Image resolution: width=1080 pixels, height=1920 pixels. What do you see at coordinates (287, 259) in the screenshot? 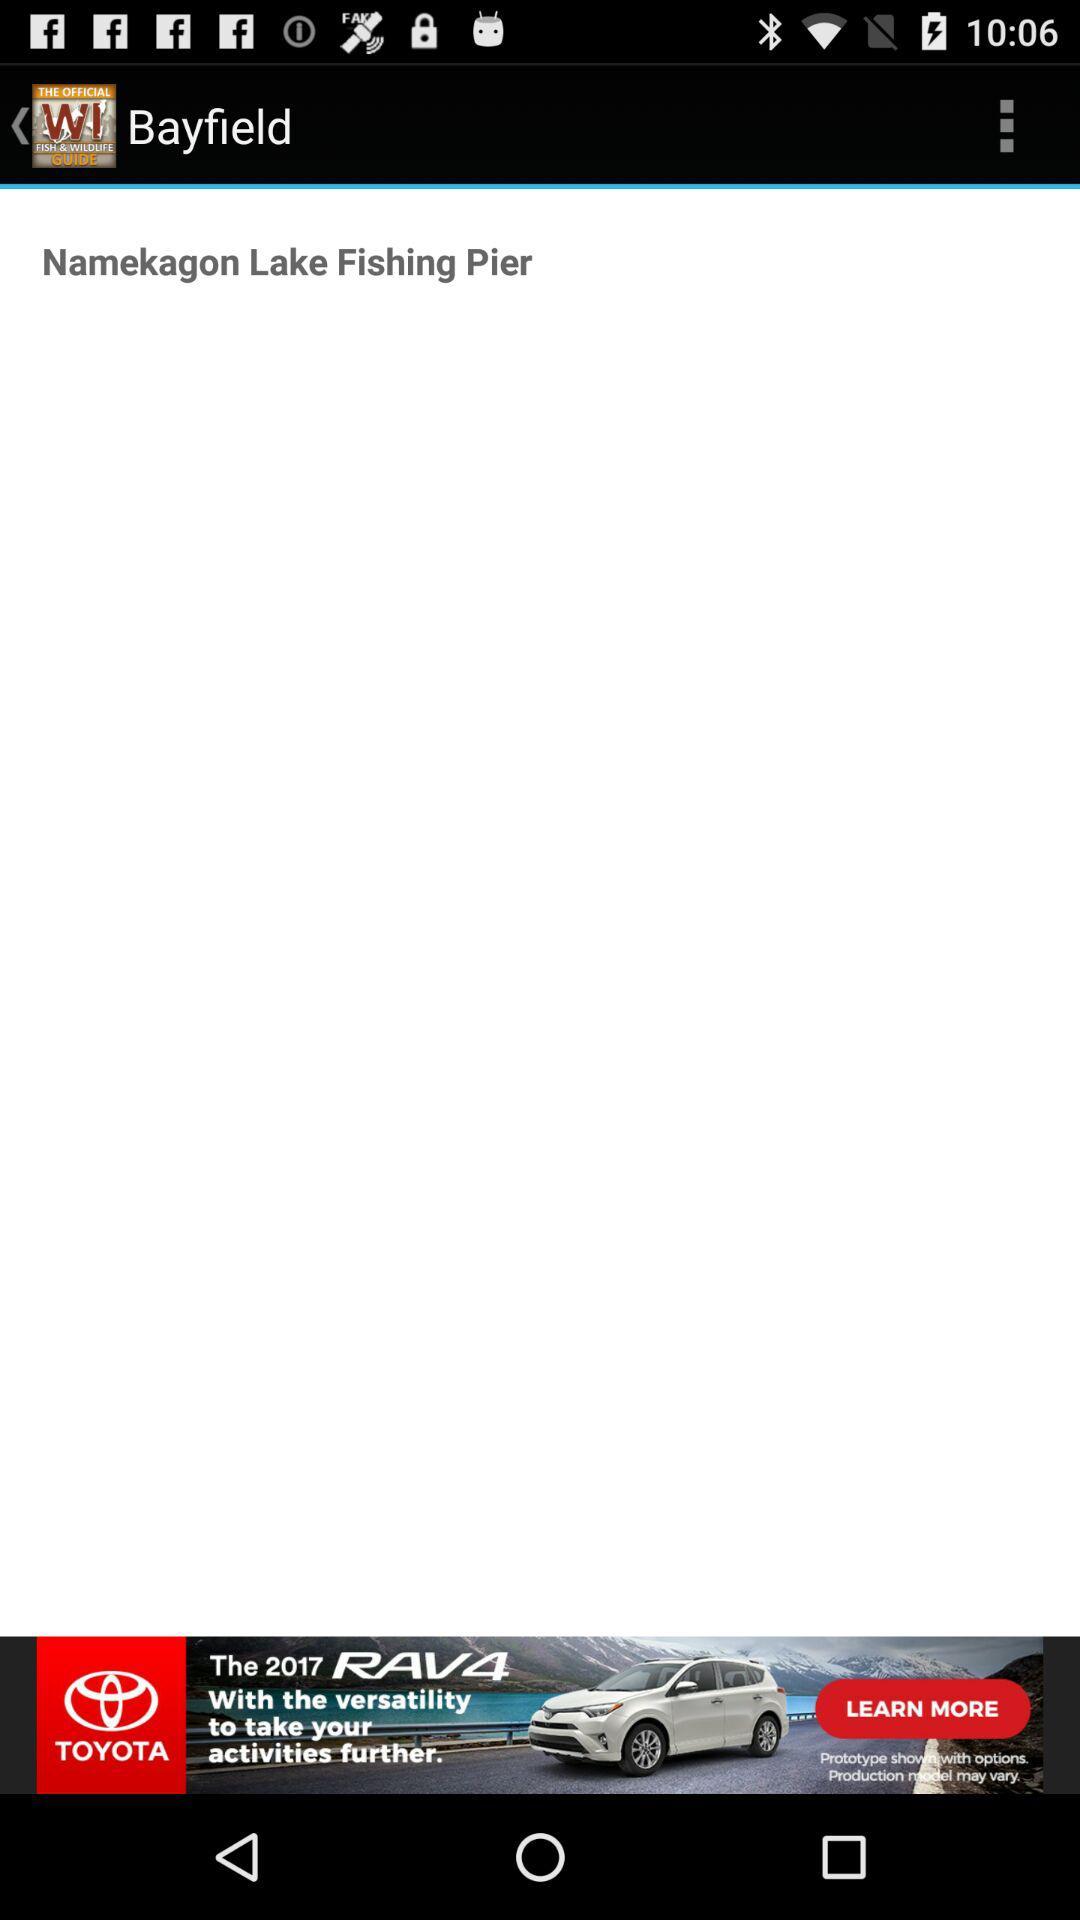
I see `the namekagon lake fishing item` at bounding box center [287, 259].